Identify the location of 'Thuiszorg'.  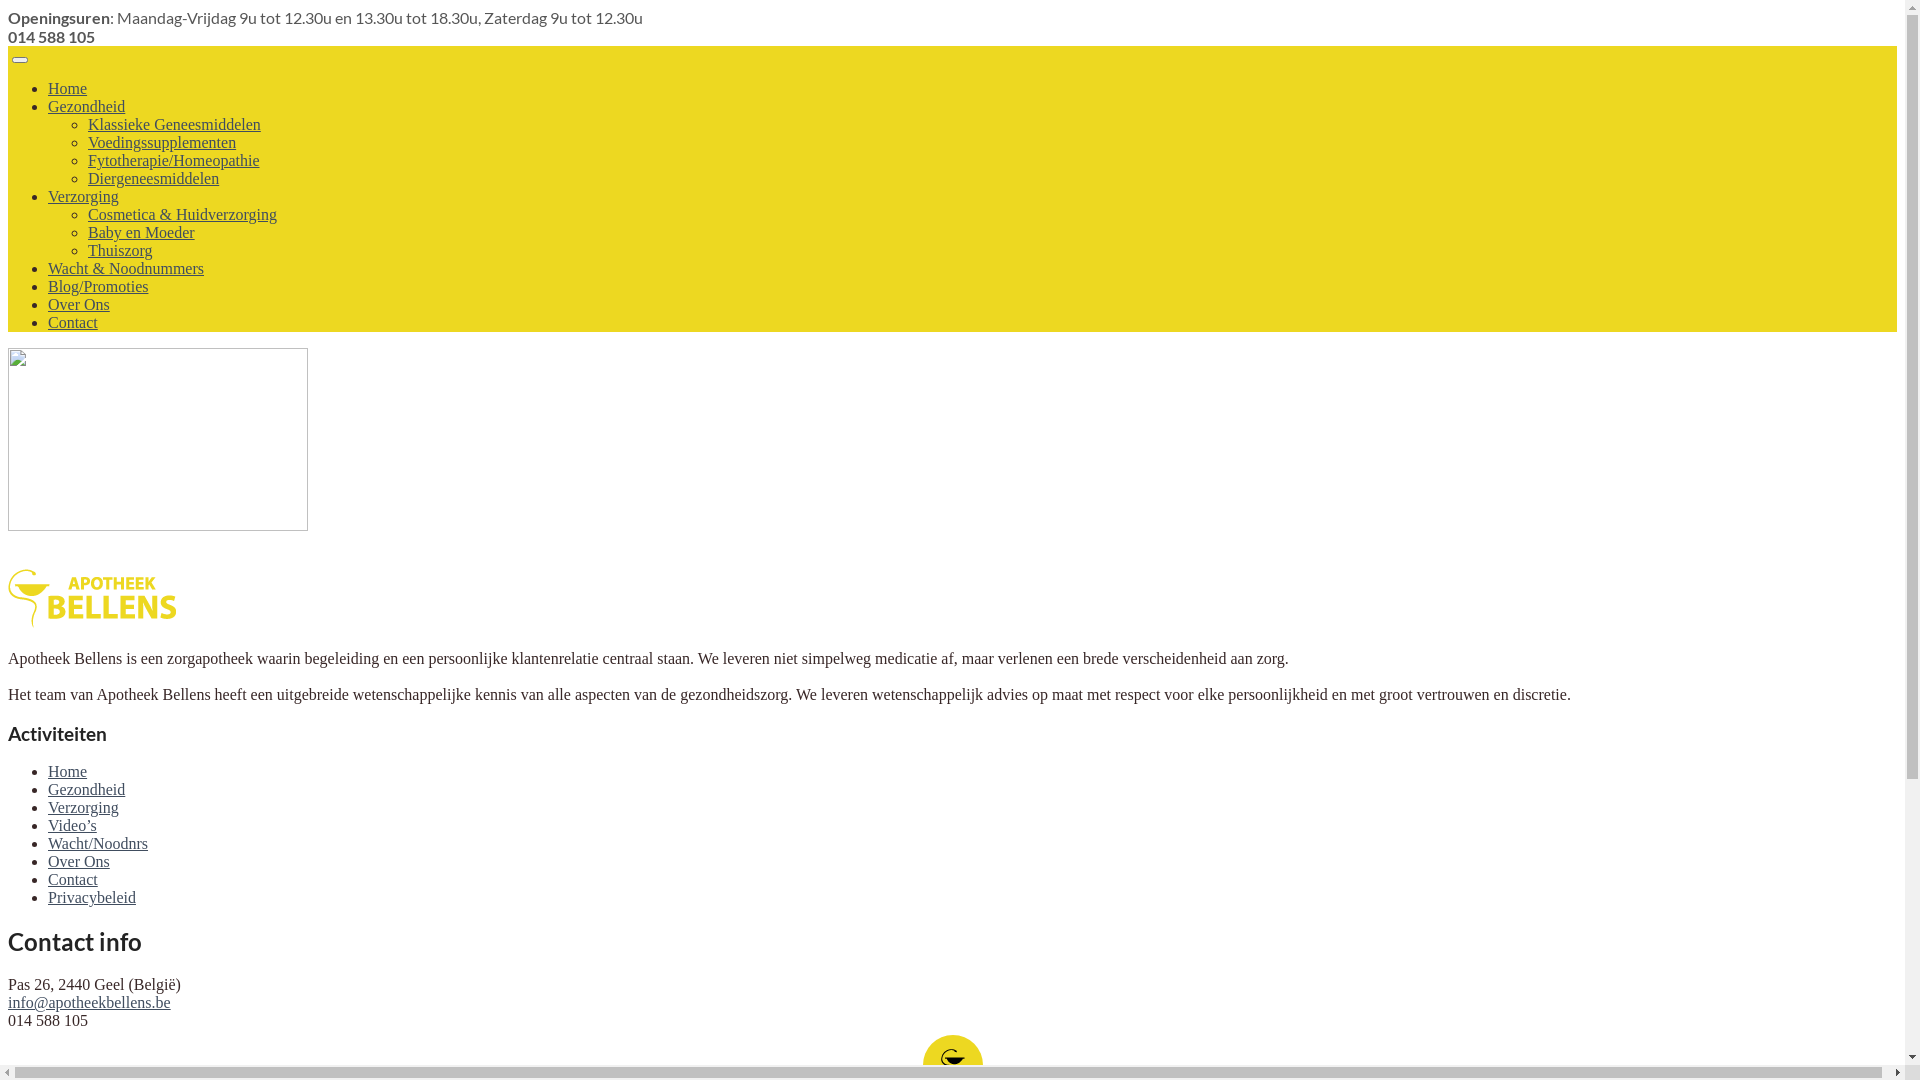
(119, 249).